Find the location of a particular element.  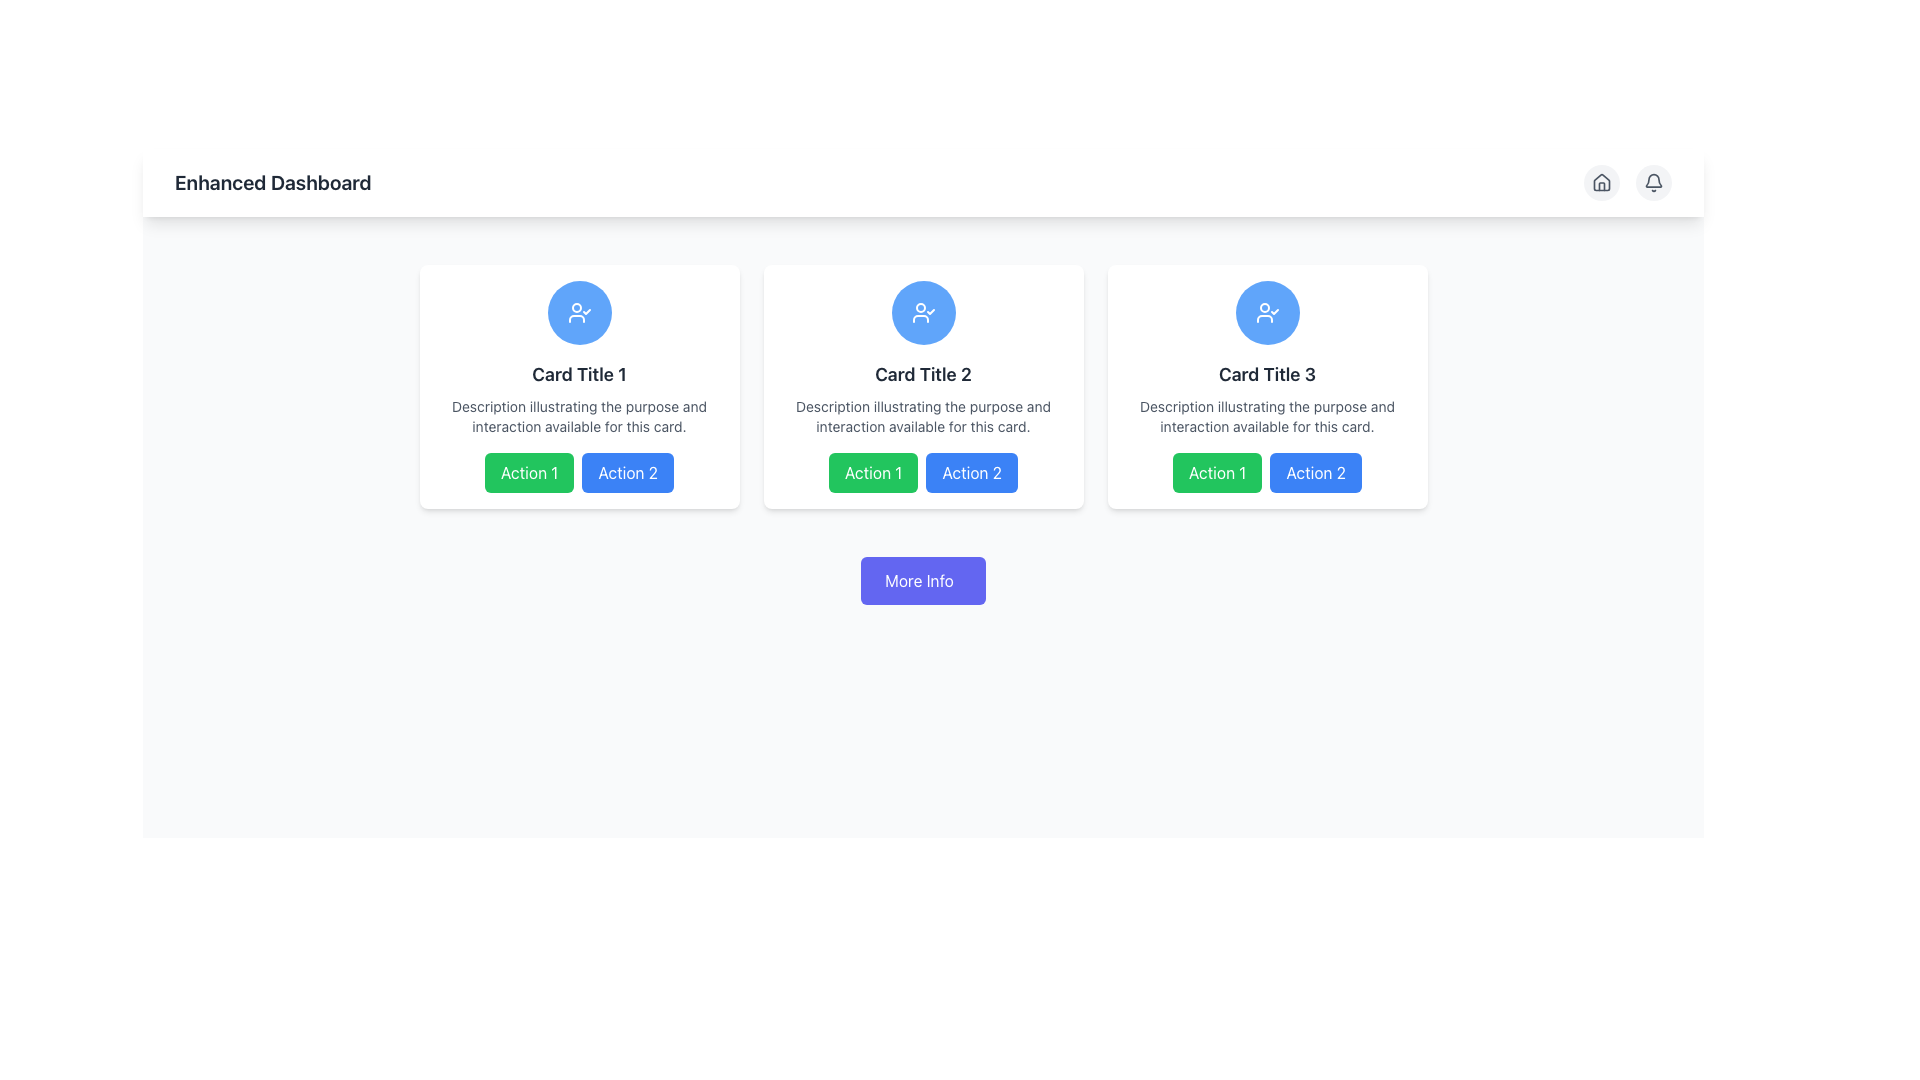

the leftmost button labeled 'Action 1' within the card titled 'Card Title 2' is located at coordinates (873, 473).